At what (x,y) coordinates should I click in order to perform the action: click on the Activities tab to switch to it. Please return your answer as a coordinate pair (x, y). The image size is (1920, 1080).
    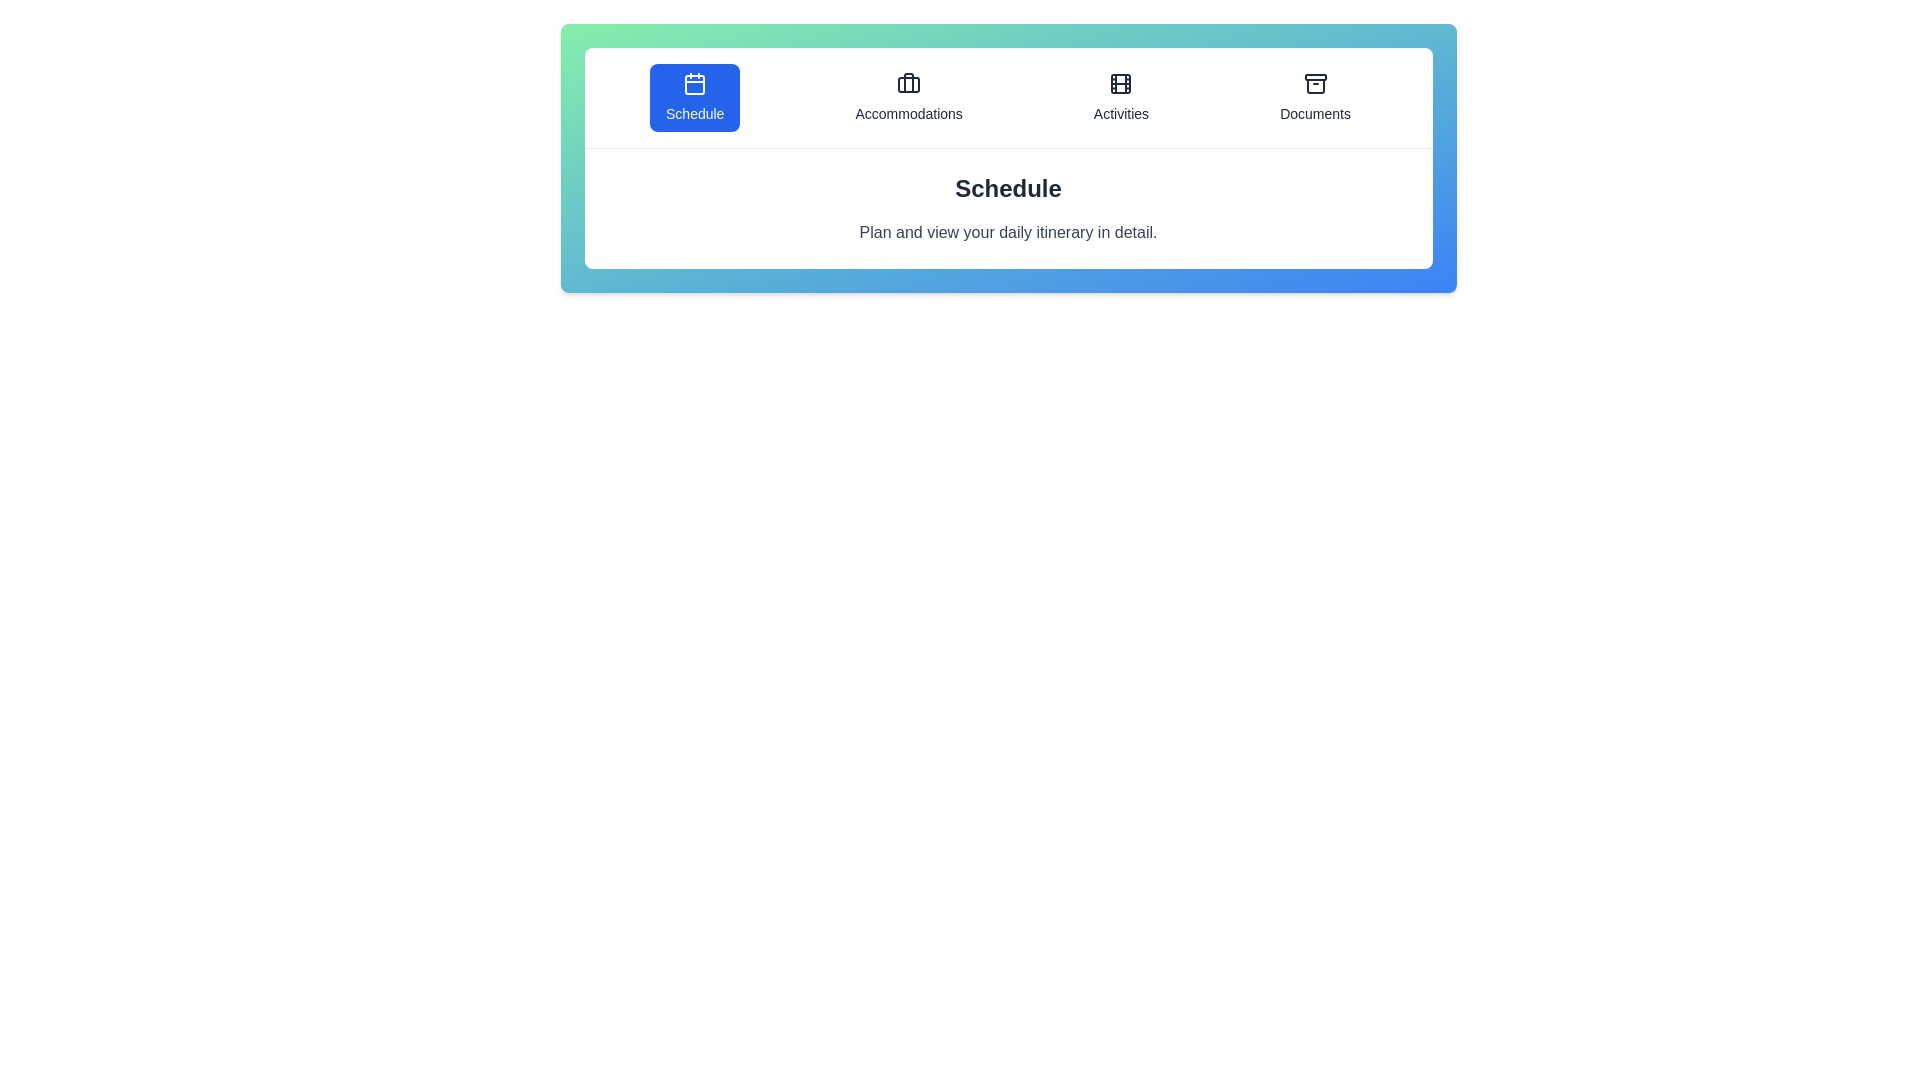
    Looking at the image, I should click on (1121, 97).